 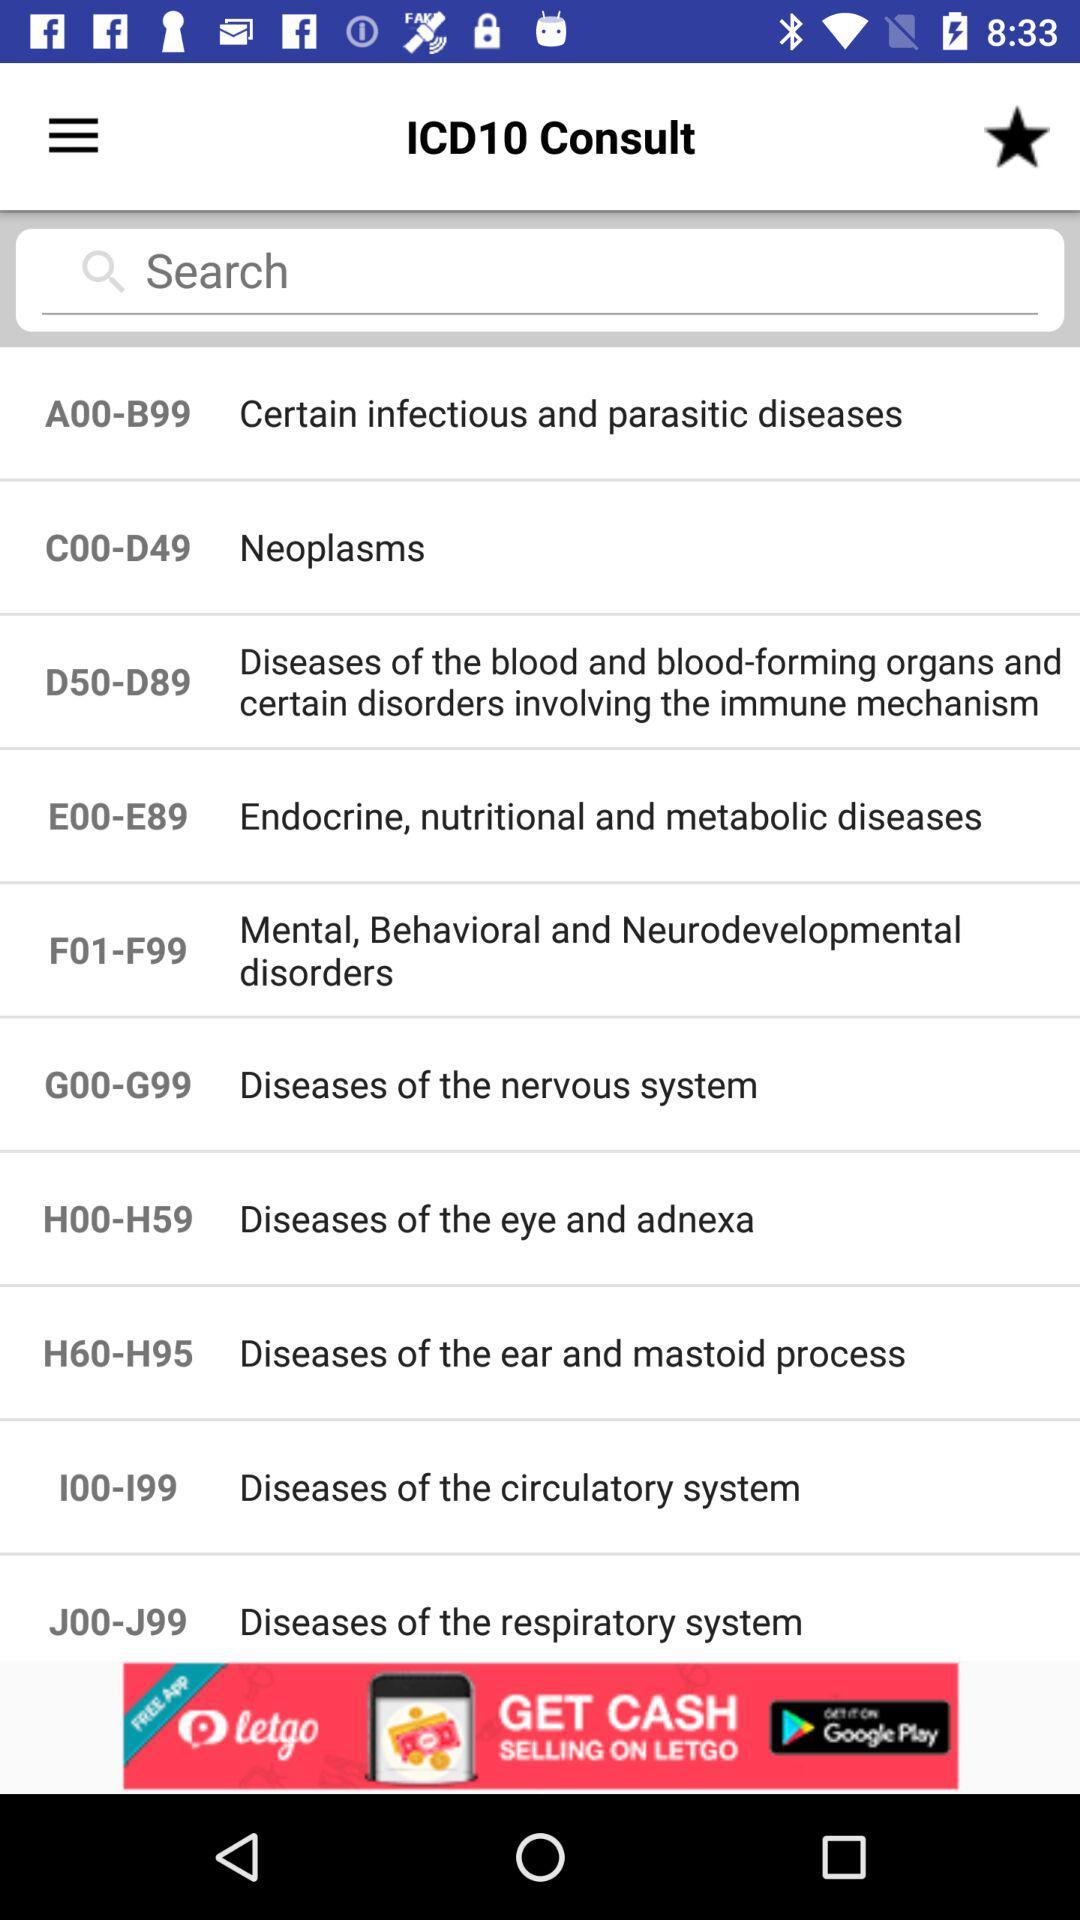 What do you see at coordinates (540, 1726) in the screenshot?
I see `click advert` at bounding box center [540, 1726].